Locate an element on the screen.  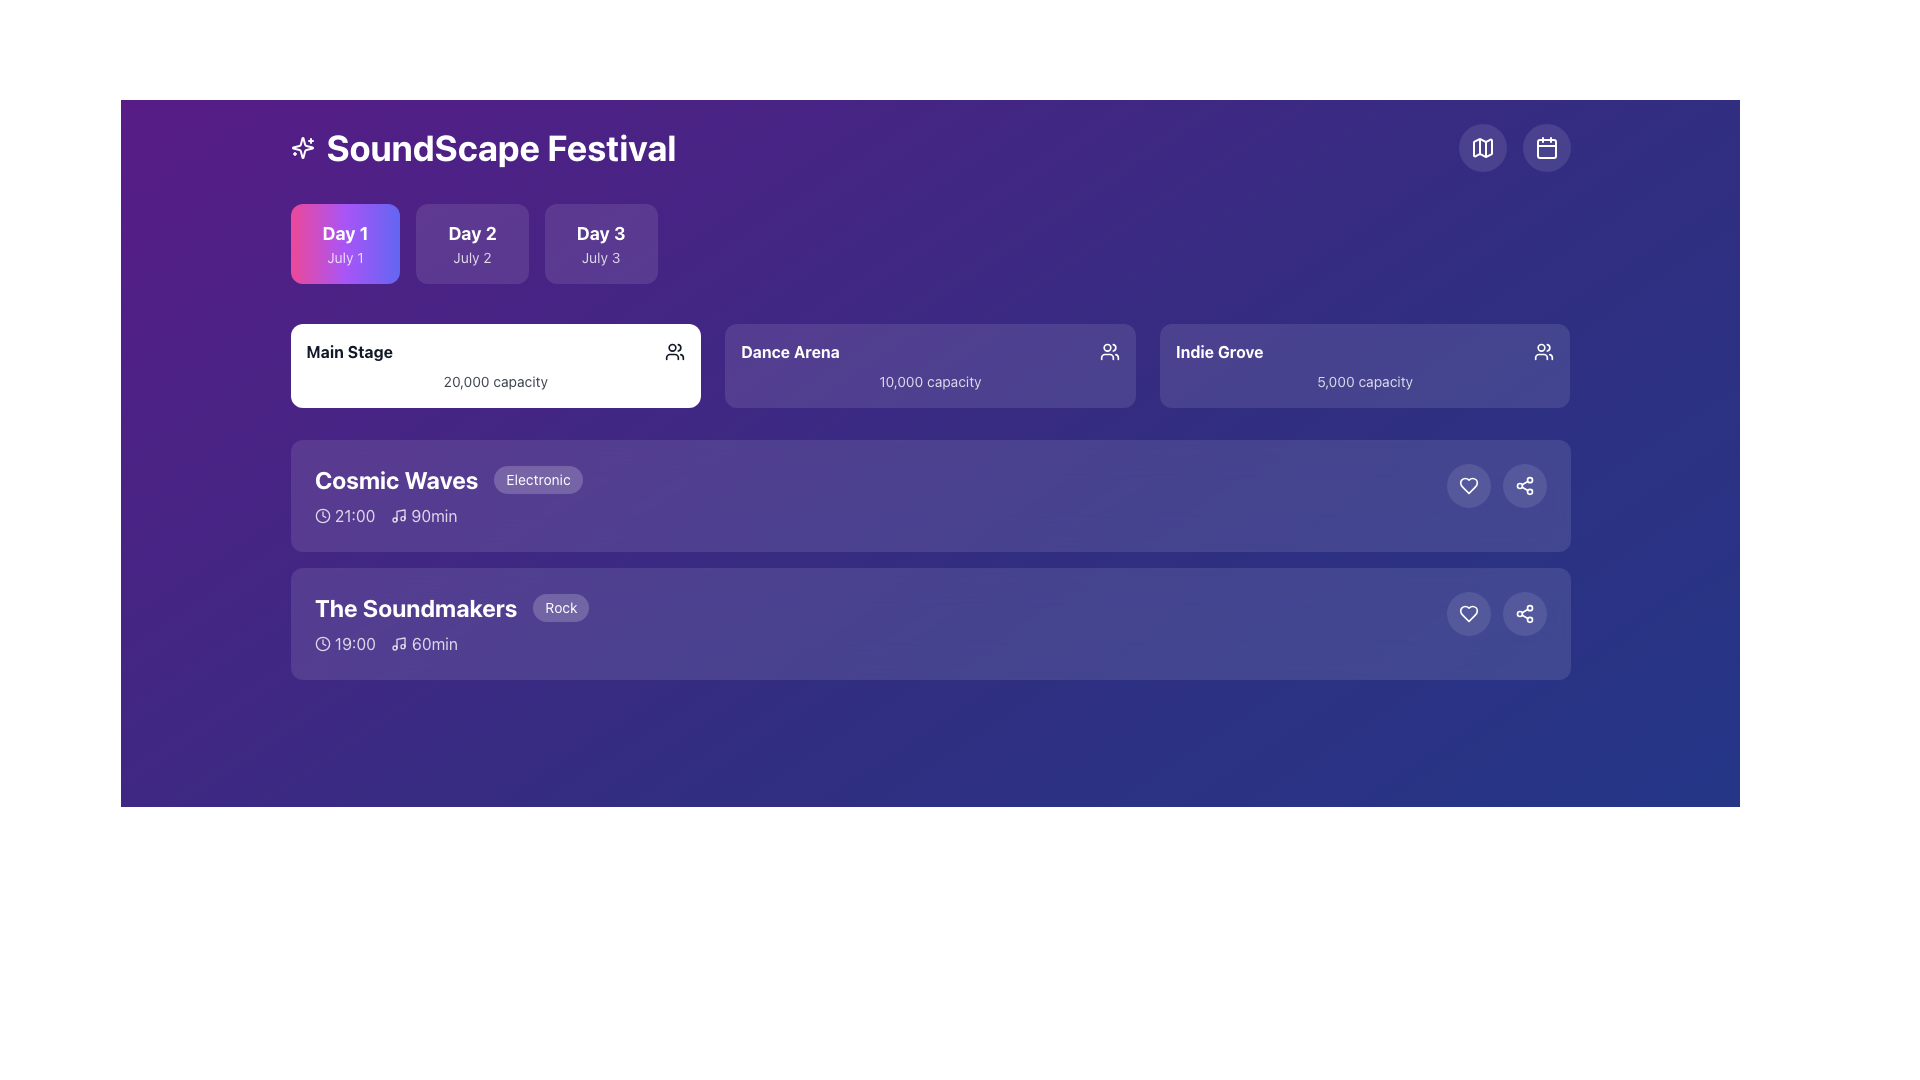
the circular outer boundary of the clock icon, which is part of the event scheduling interface and is located to the left of the time duration text is located at coordinates (322, 515).